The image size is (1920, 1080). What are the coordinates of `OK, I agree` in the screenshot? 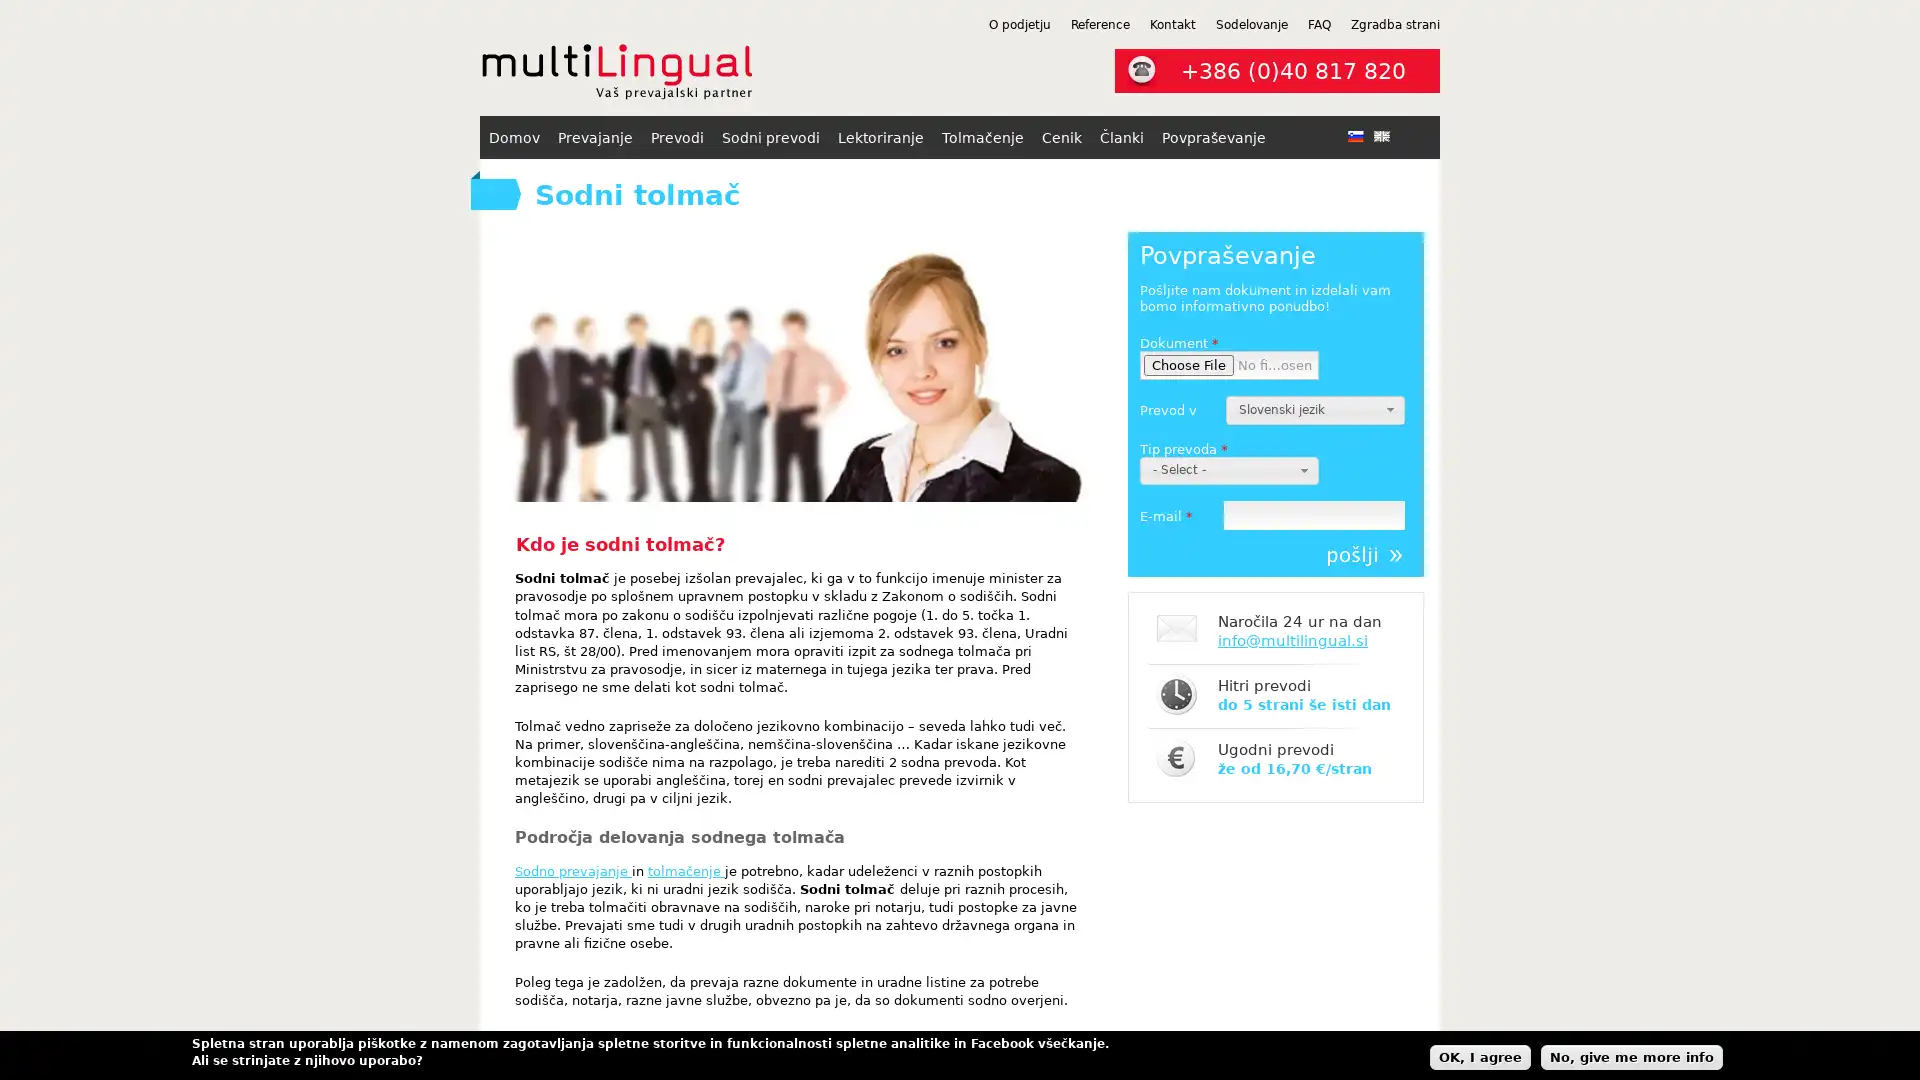 It's located at (1480, 1055).